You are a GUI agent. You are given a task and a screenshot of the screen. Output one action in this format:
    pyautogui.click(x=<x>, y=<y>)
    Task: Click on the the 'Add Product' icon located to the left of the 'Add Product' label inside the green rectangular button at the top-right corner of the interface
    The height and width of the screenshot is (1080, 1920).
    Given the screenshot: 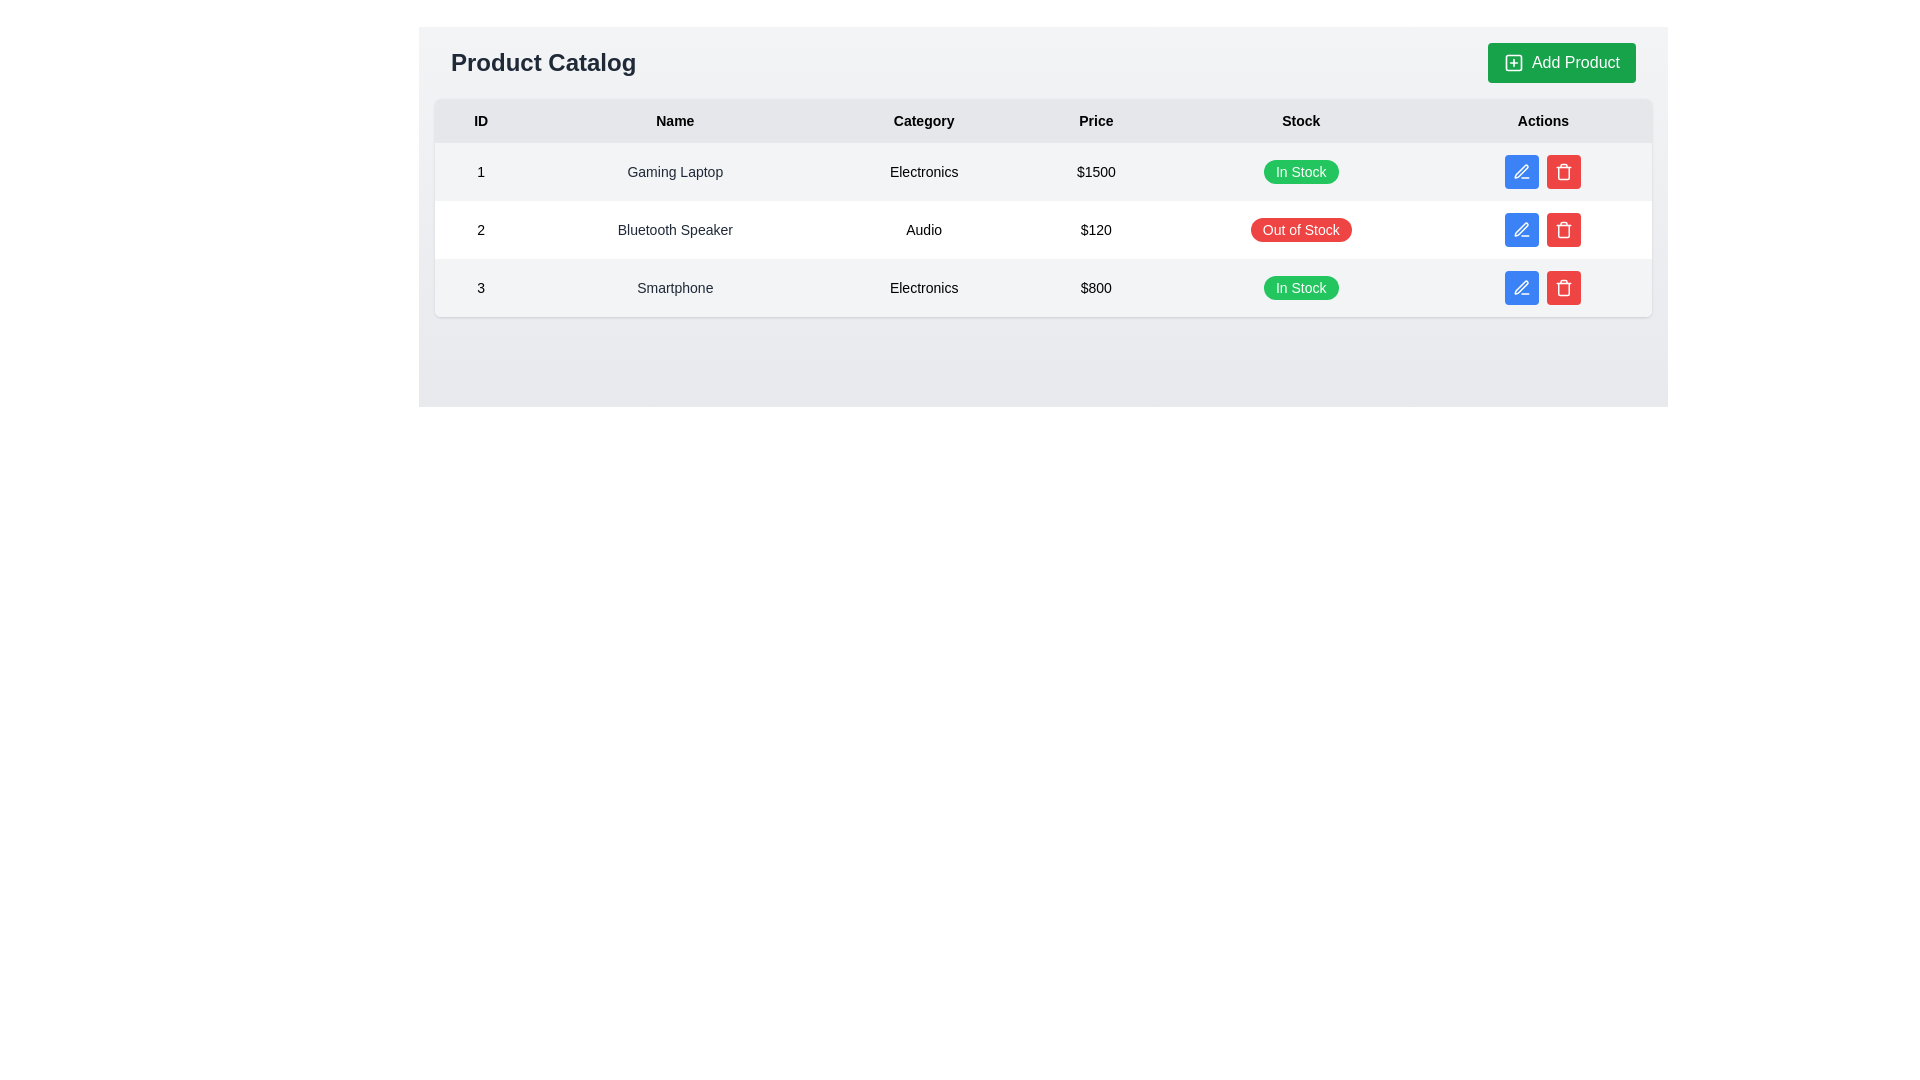 What is the action you would take?
    pyautogui.click(x=1513, y=61)
    